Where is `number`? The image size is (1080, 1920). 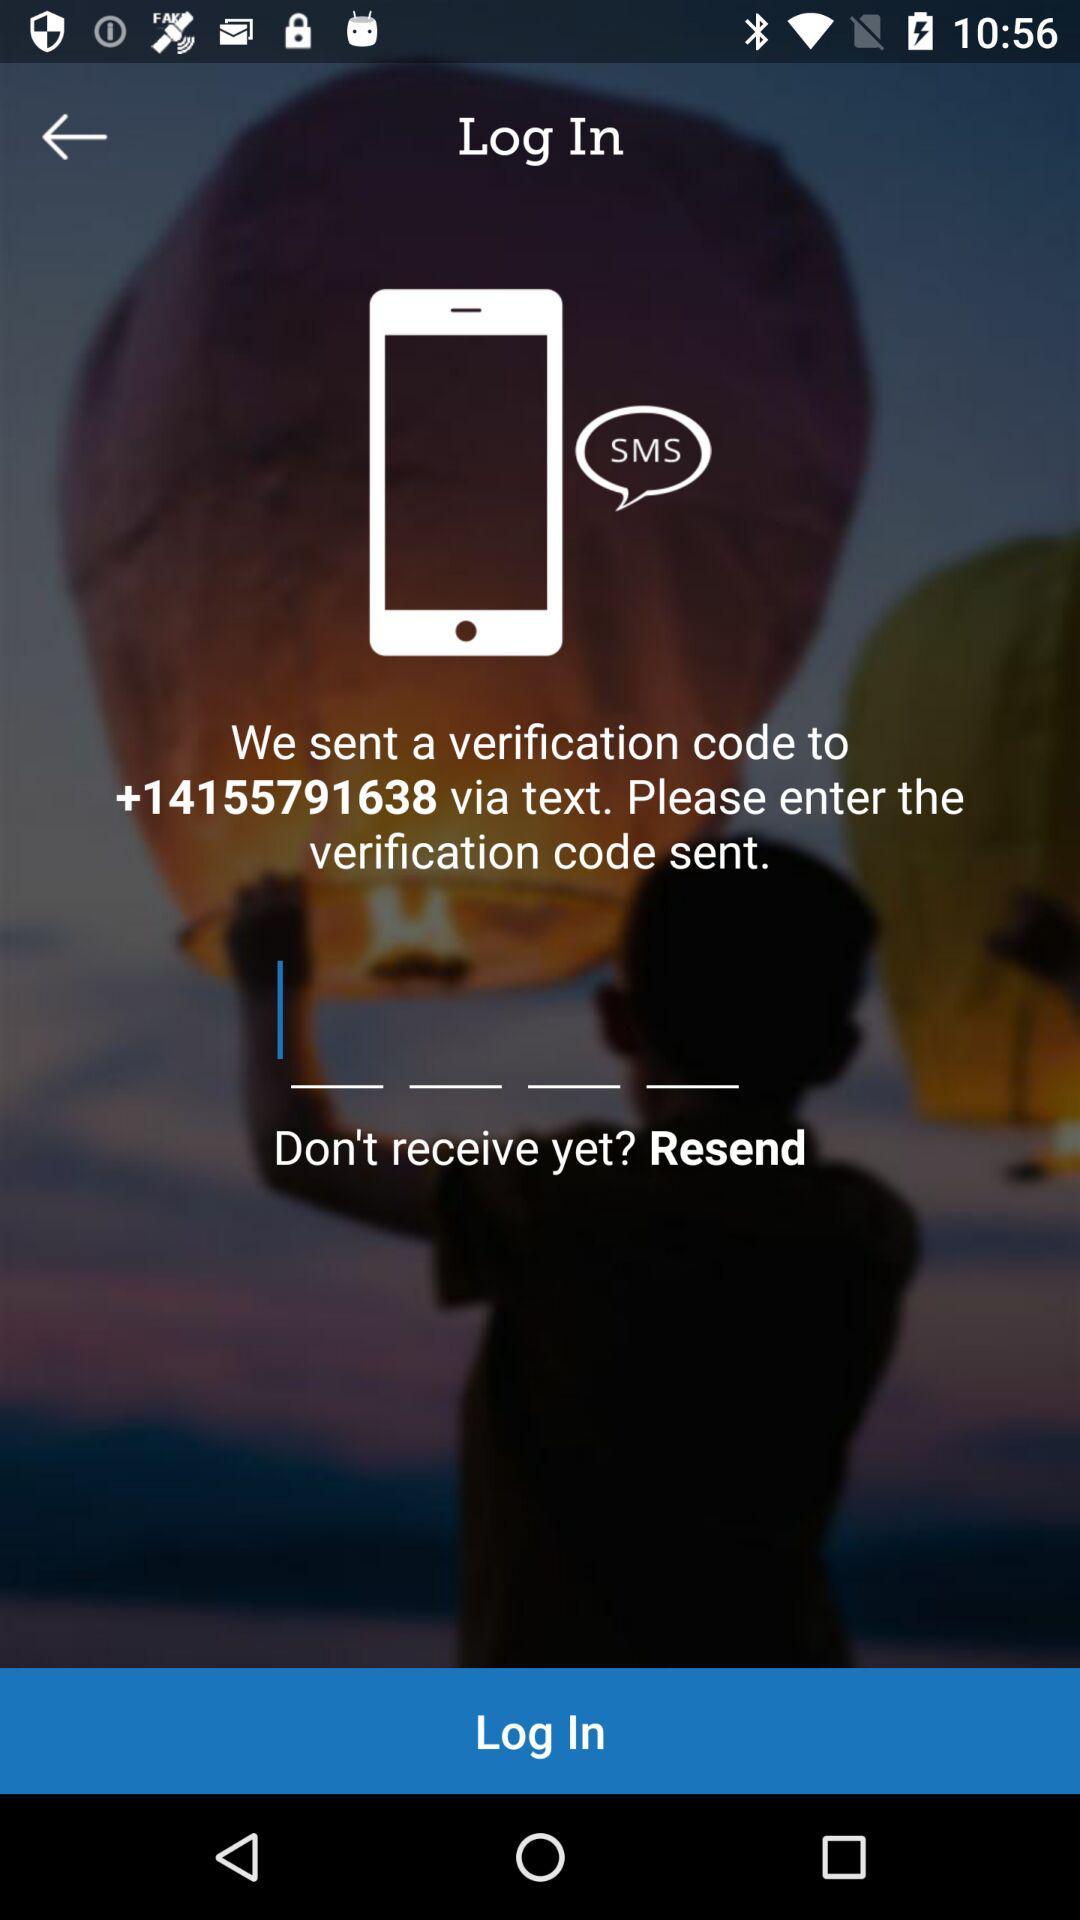 number is located at coordinates (540, 1009).